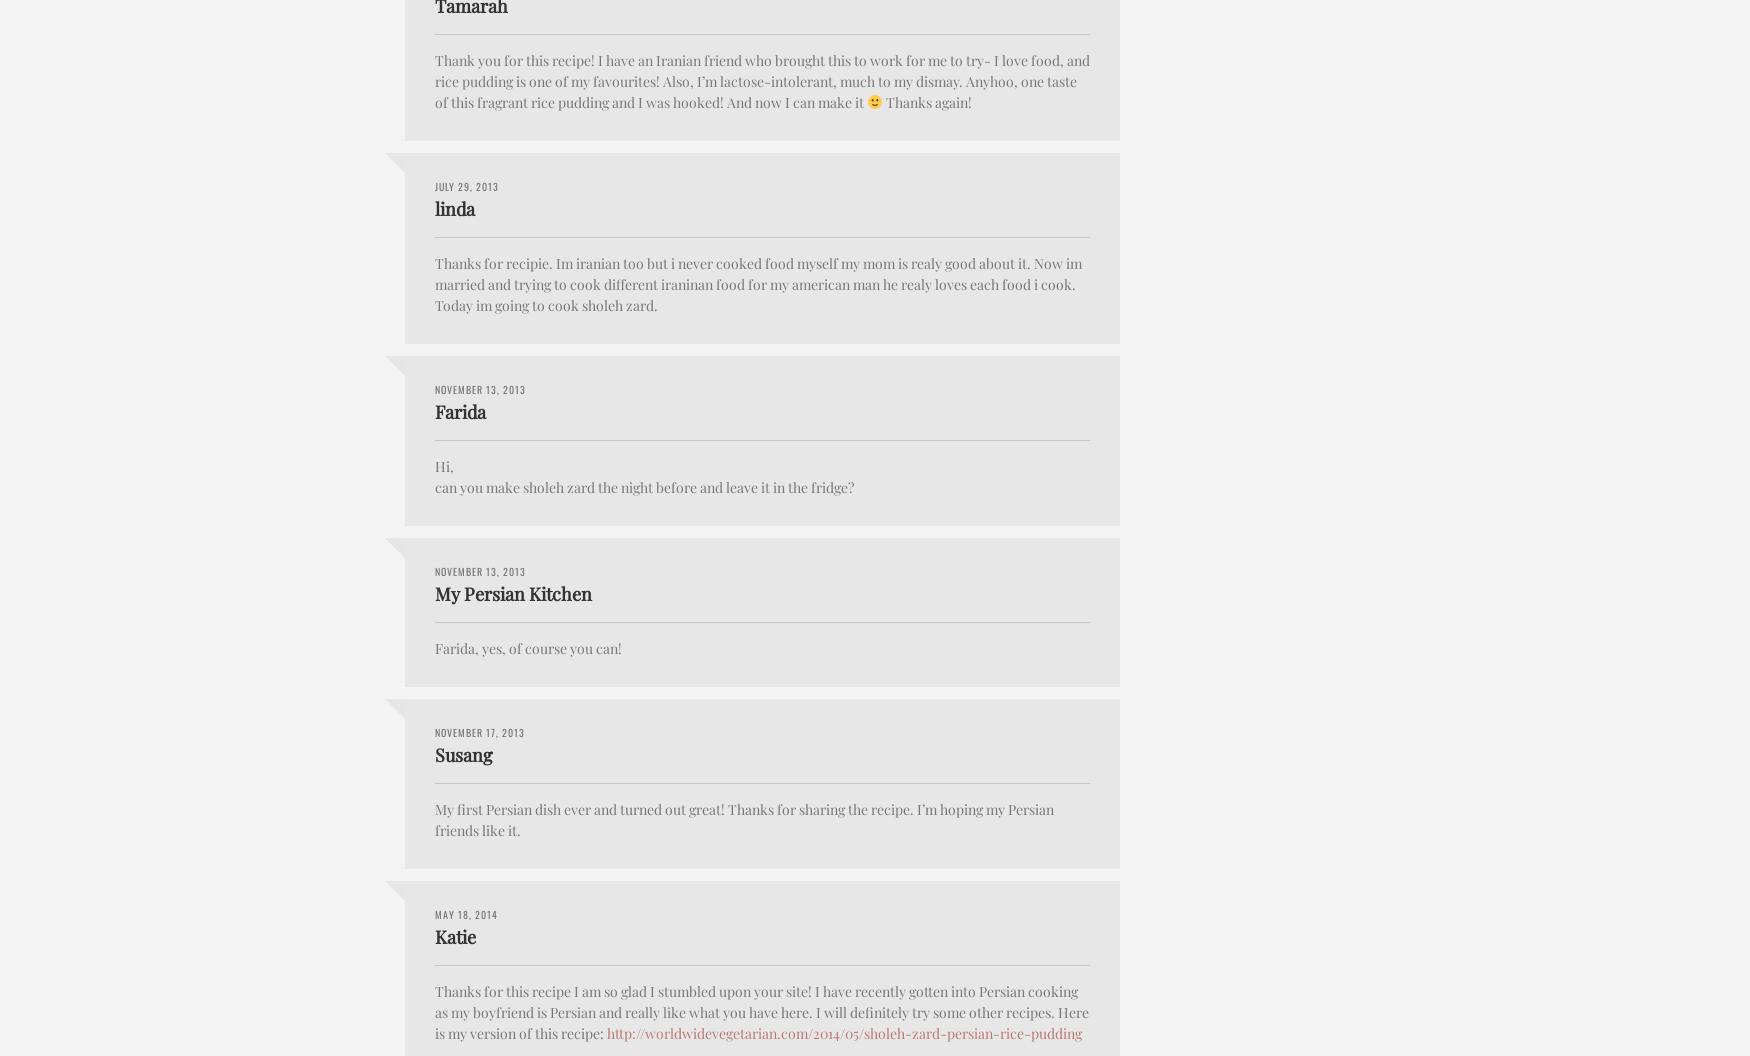 This screenshot has width=1750, height=1056. What do you see at coordinates (761, 79) in the screenshot?
I see `'Thank you for this recipe! I have an Iranian friend who brought this to work for me to try- I love food, and rice pudding is one of my favourites! Also, I’m lactose-intolerant, much to my dismay. Anyhoo, one taste of this fragrant rice pudding and I was hooked! And now I can make it'` at bounding box center [761, 79].